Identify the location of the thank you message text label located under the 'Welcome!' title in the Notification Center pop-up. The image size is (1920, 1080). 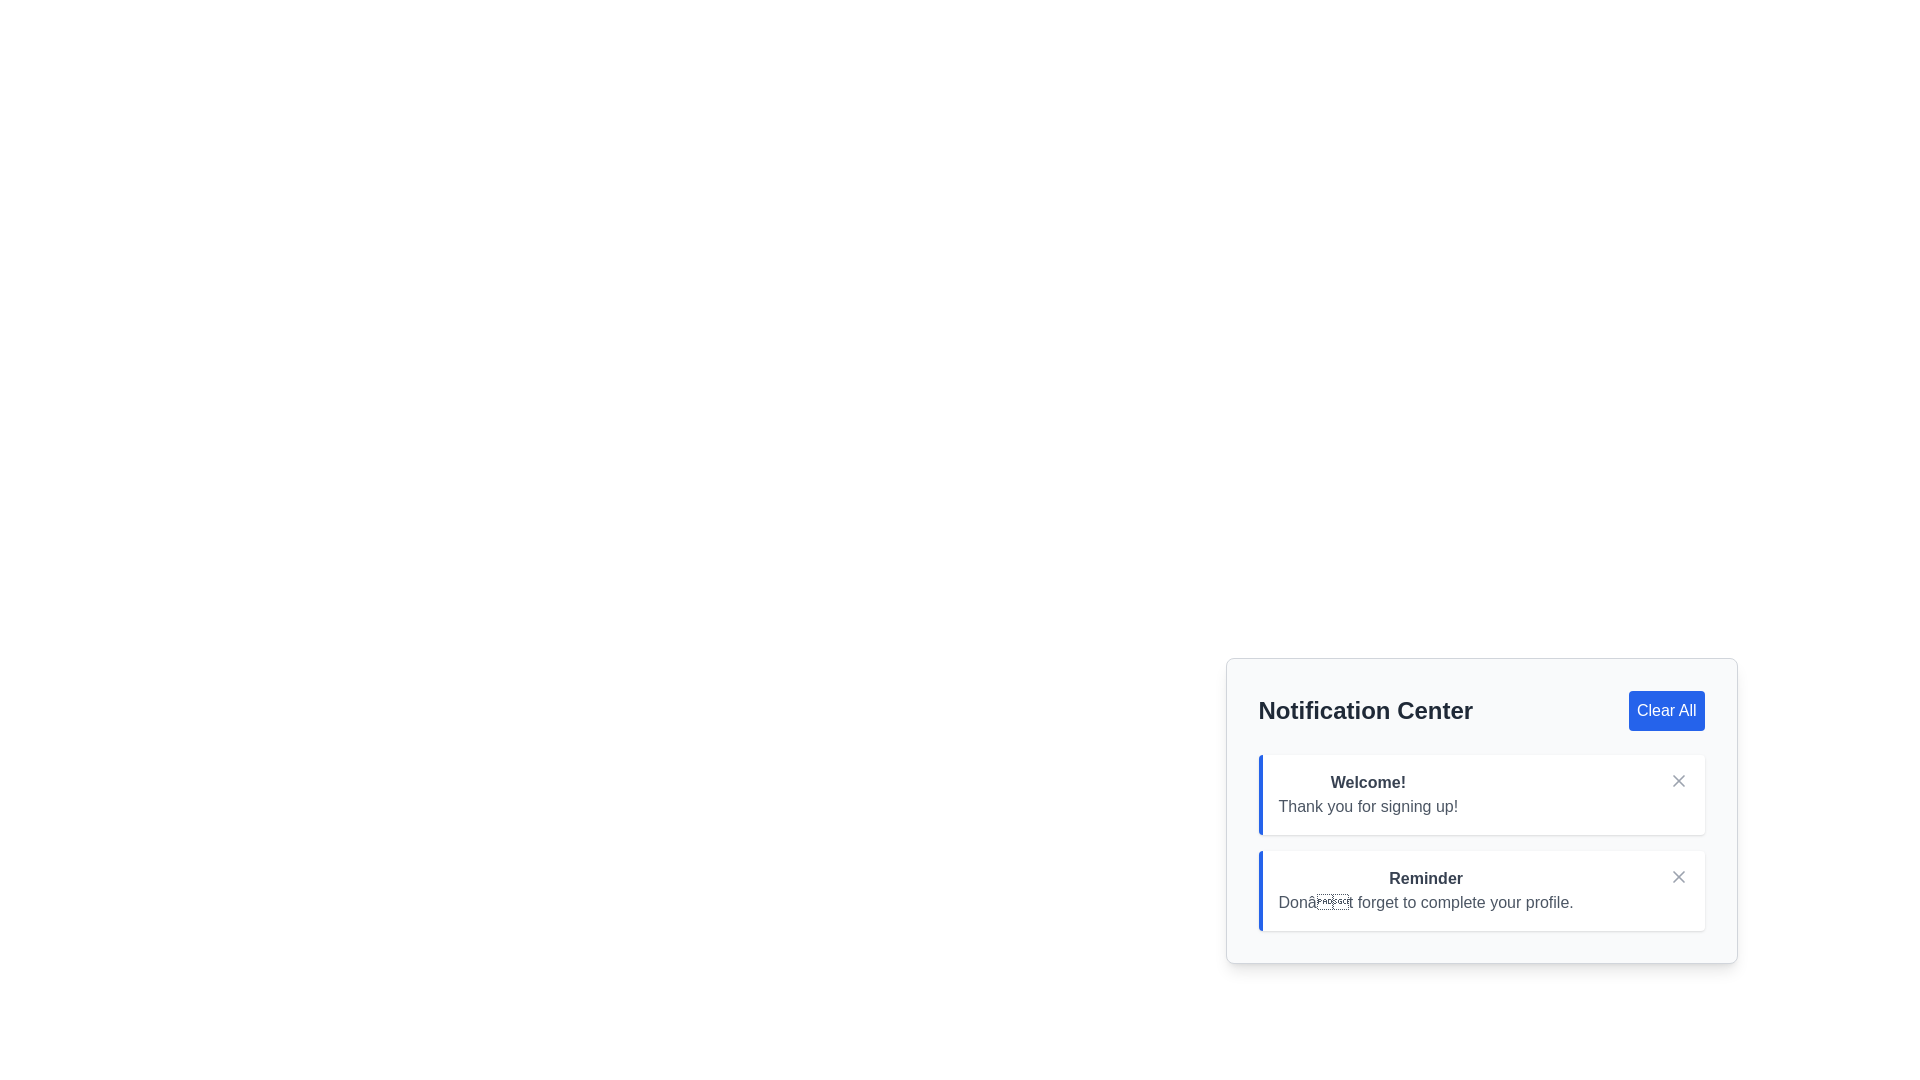
(1367, 805).